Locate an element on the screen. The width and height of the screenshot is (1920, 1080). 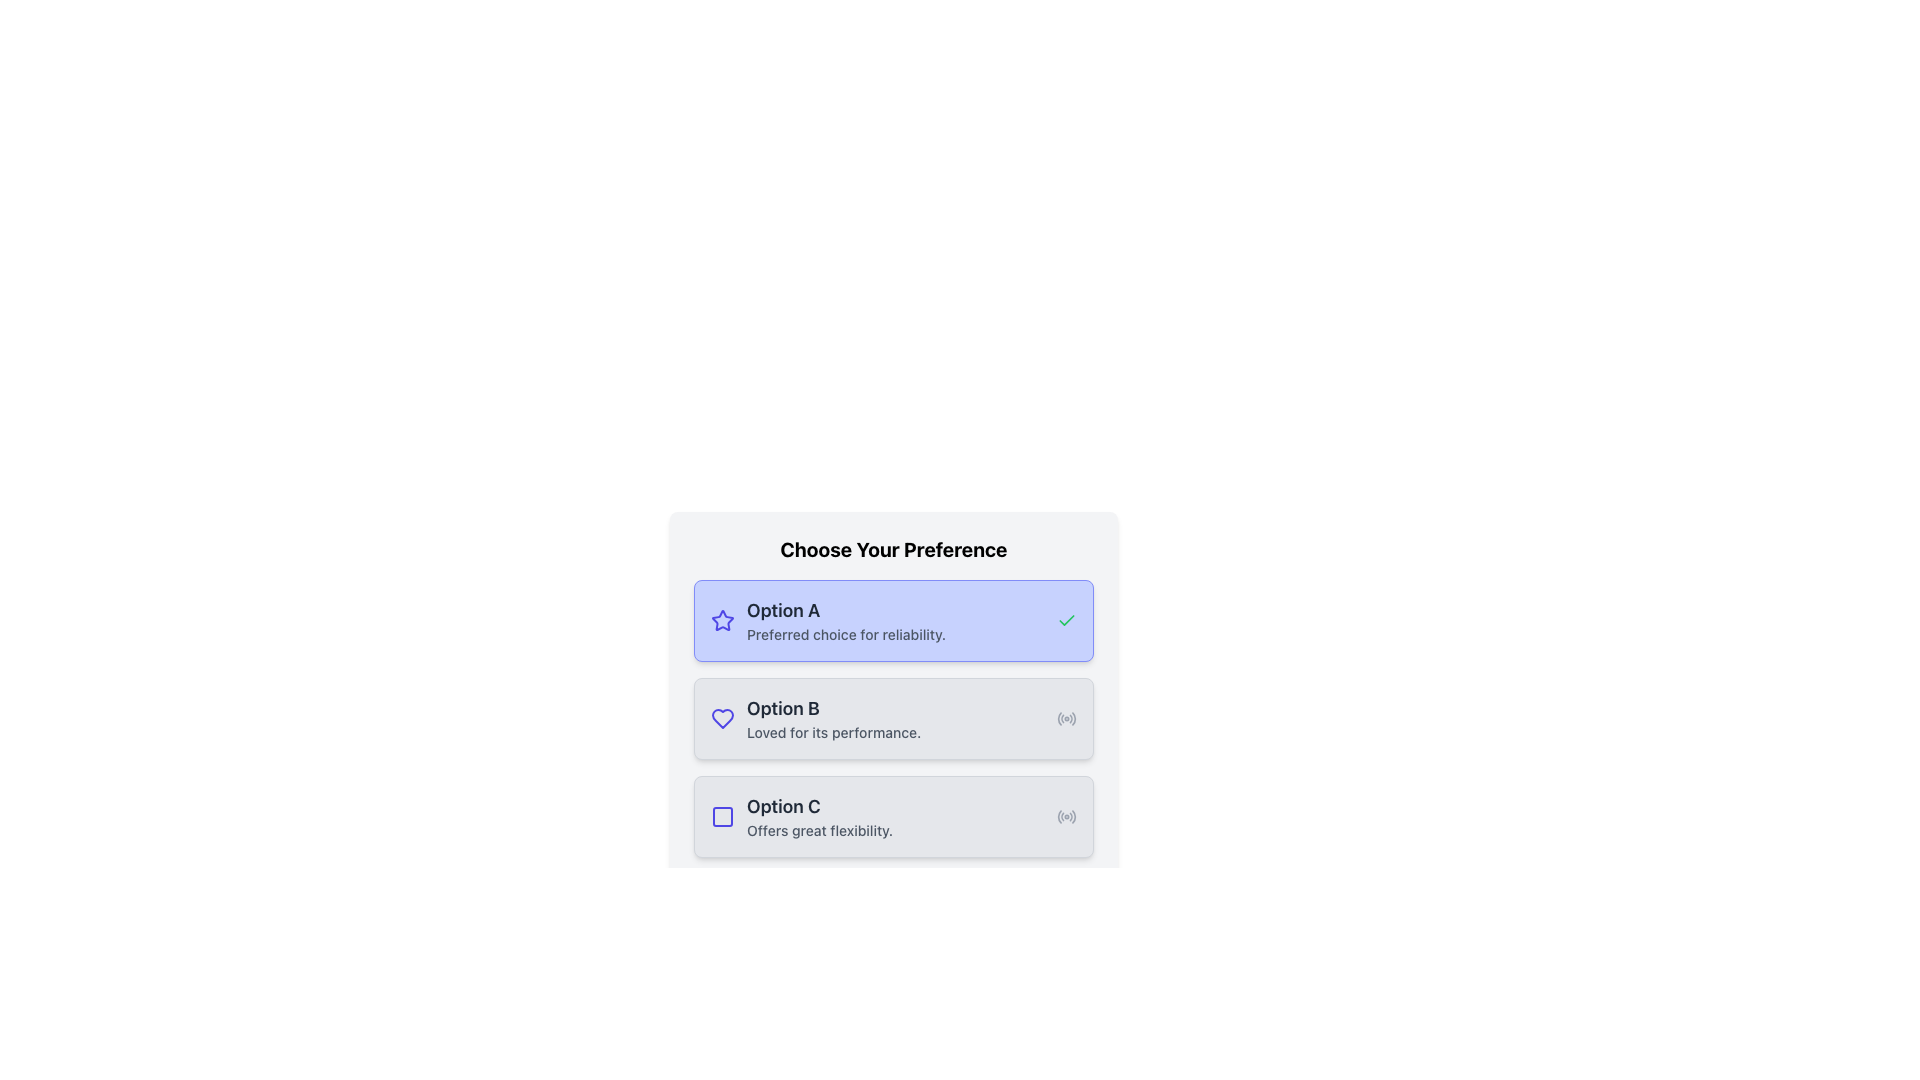
the text block containing 'Option B' and 'Loved for its performance.' is located at coordinates (895, 717).